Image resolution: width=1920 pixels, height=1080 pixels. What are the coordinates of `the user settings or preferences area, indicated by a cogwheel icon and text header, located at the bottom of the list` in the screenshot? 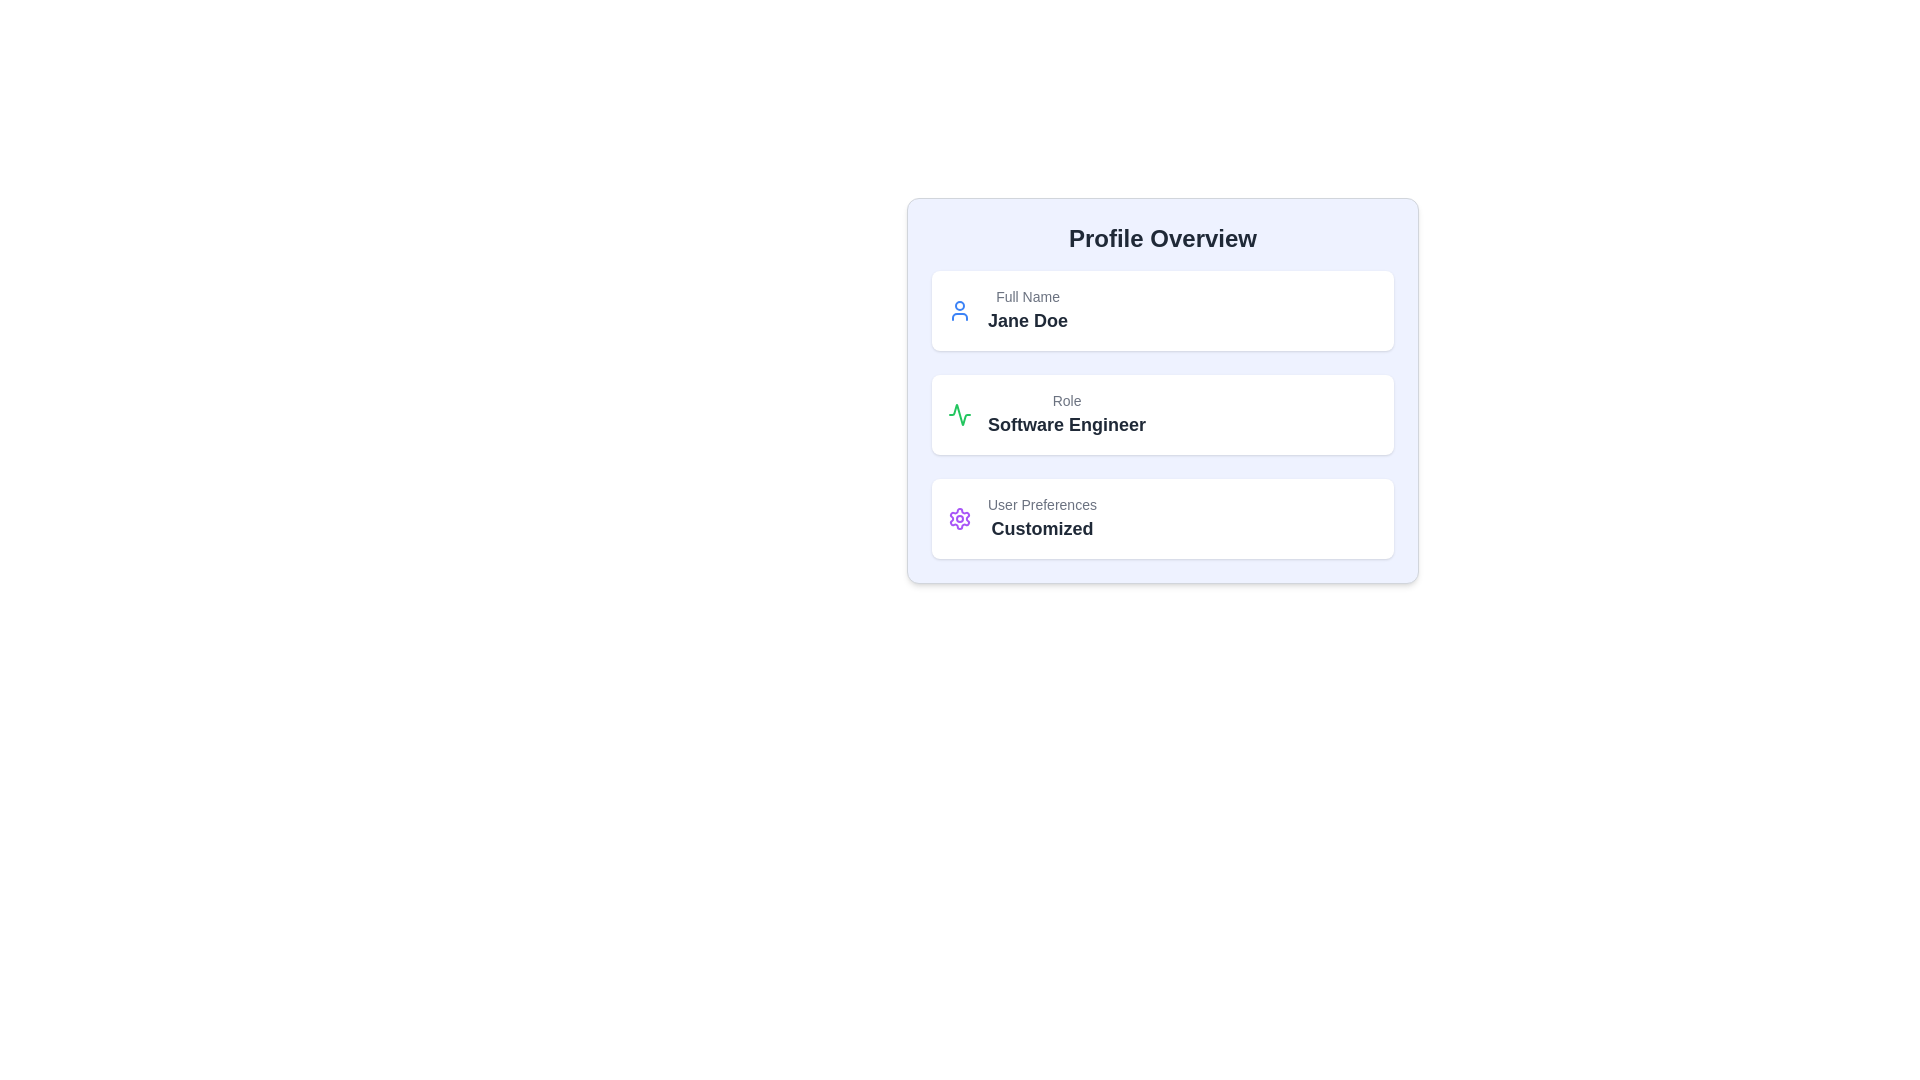 It's located at (1022, 518).